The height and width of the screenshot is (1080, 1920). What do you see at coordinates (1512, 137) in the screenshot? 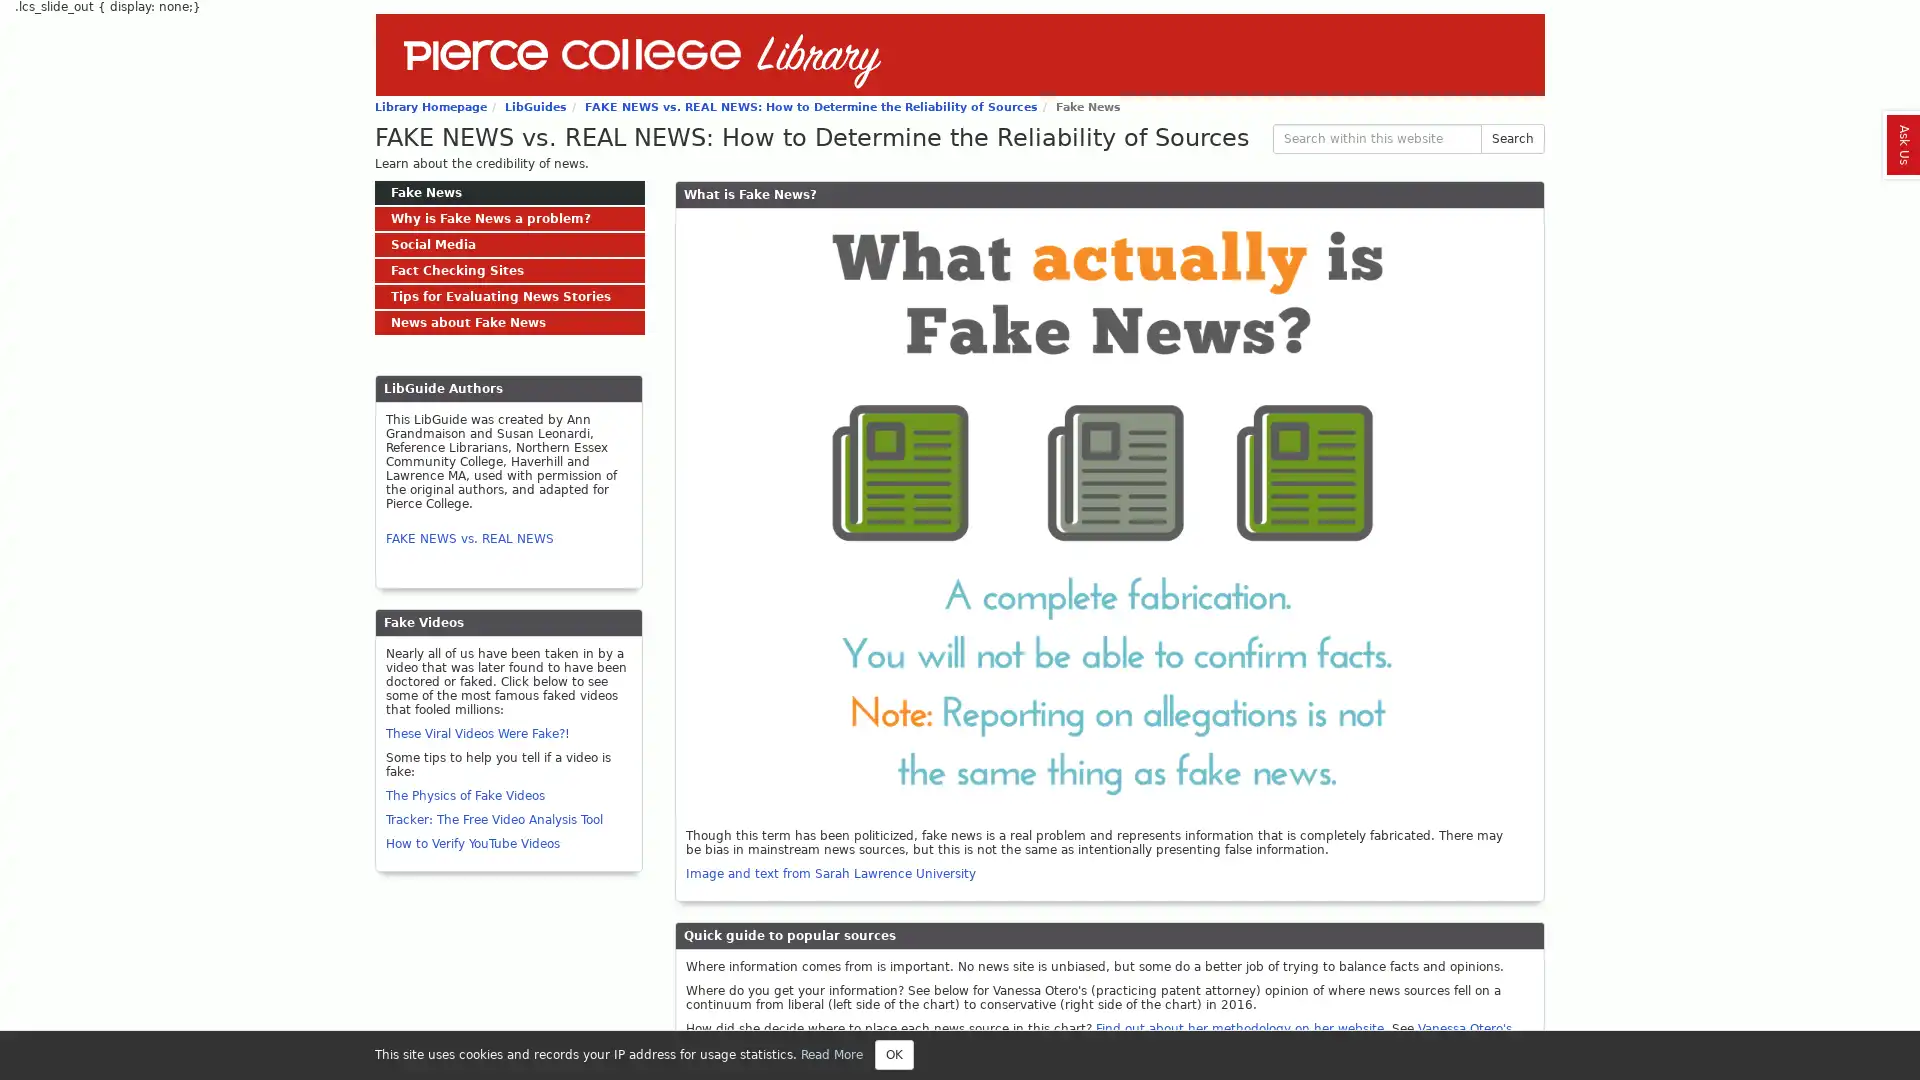
I see `Search` at bounding box center [1512, 137].